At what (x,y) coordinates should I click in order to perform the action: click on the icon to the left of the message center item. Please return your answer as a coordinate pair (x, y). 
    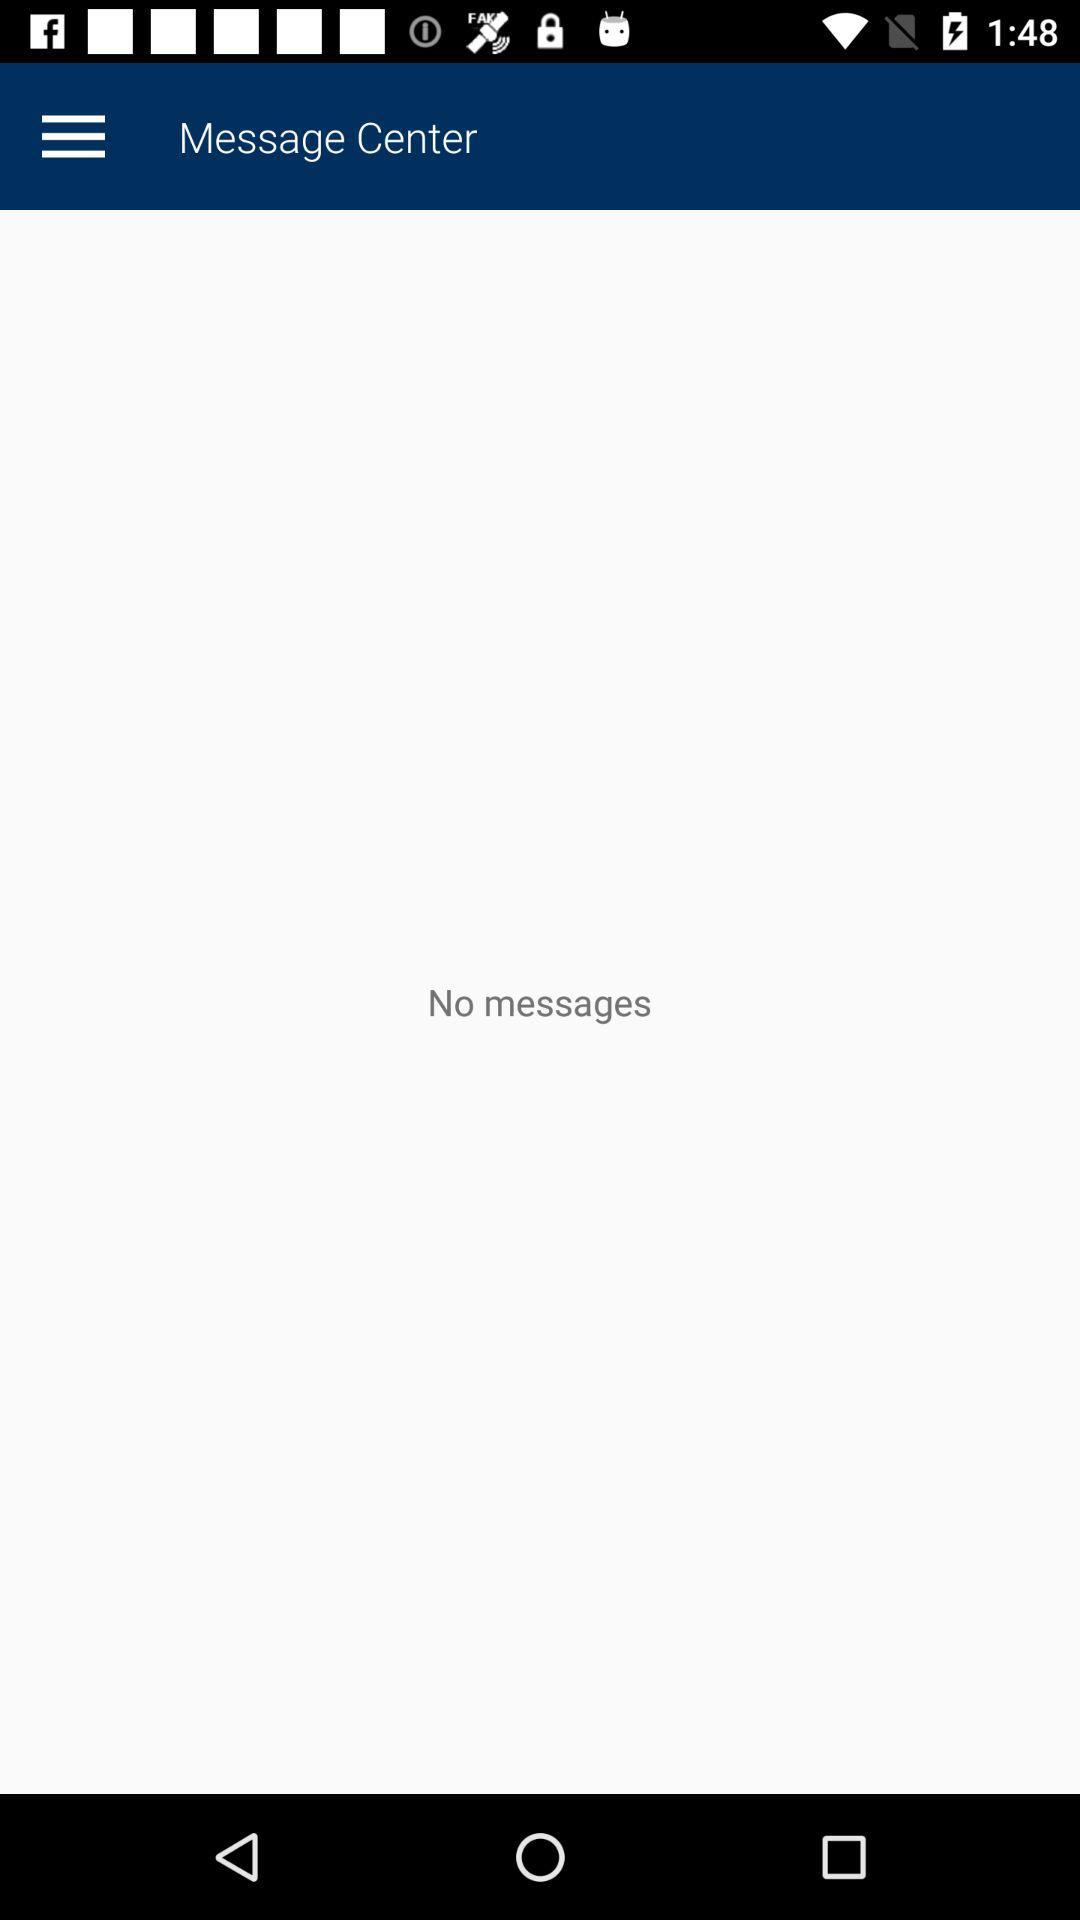
    Looking at the image, I should click on (72, 135).